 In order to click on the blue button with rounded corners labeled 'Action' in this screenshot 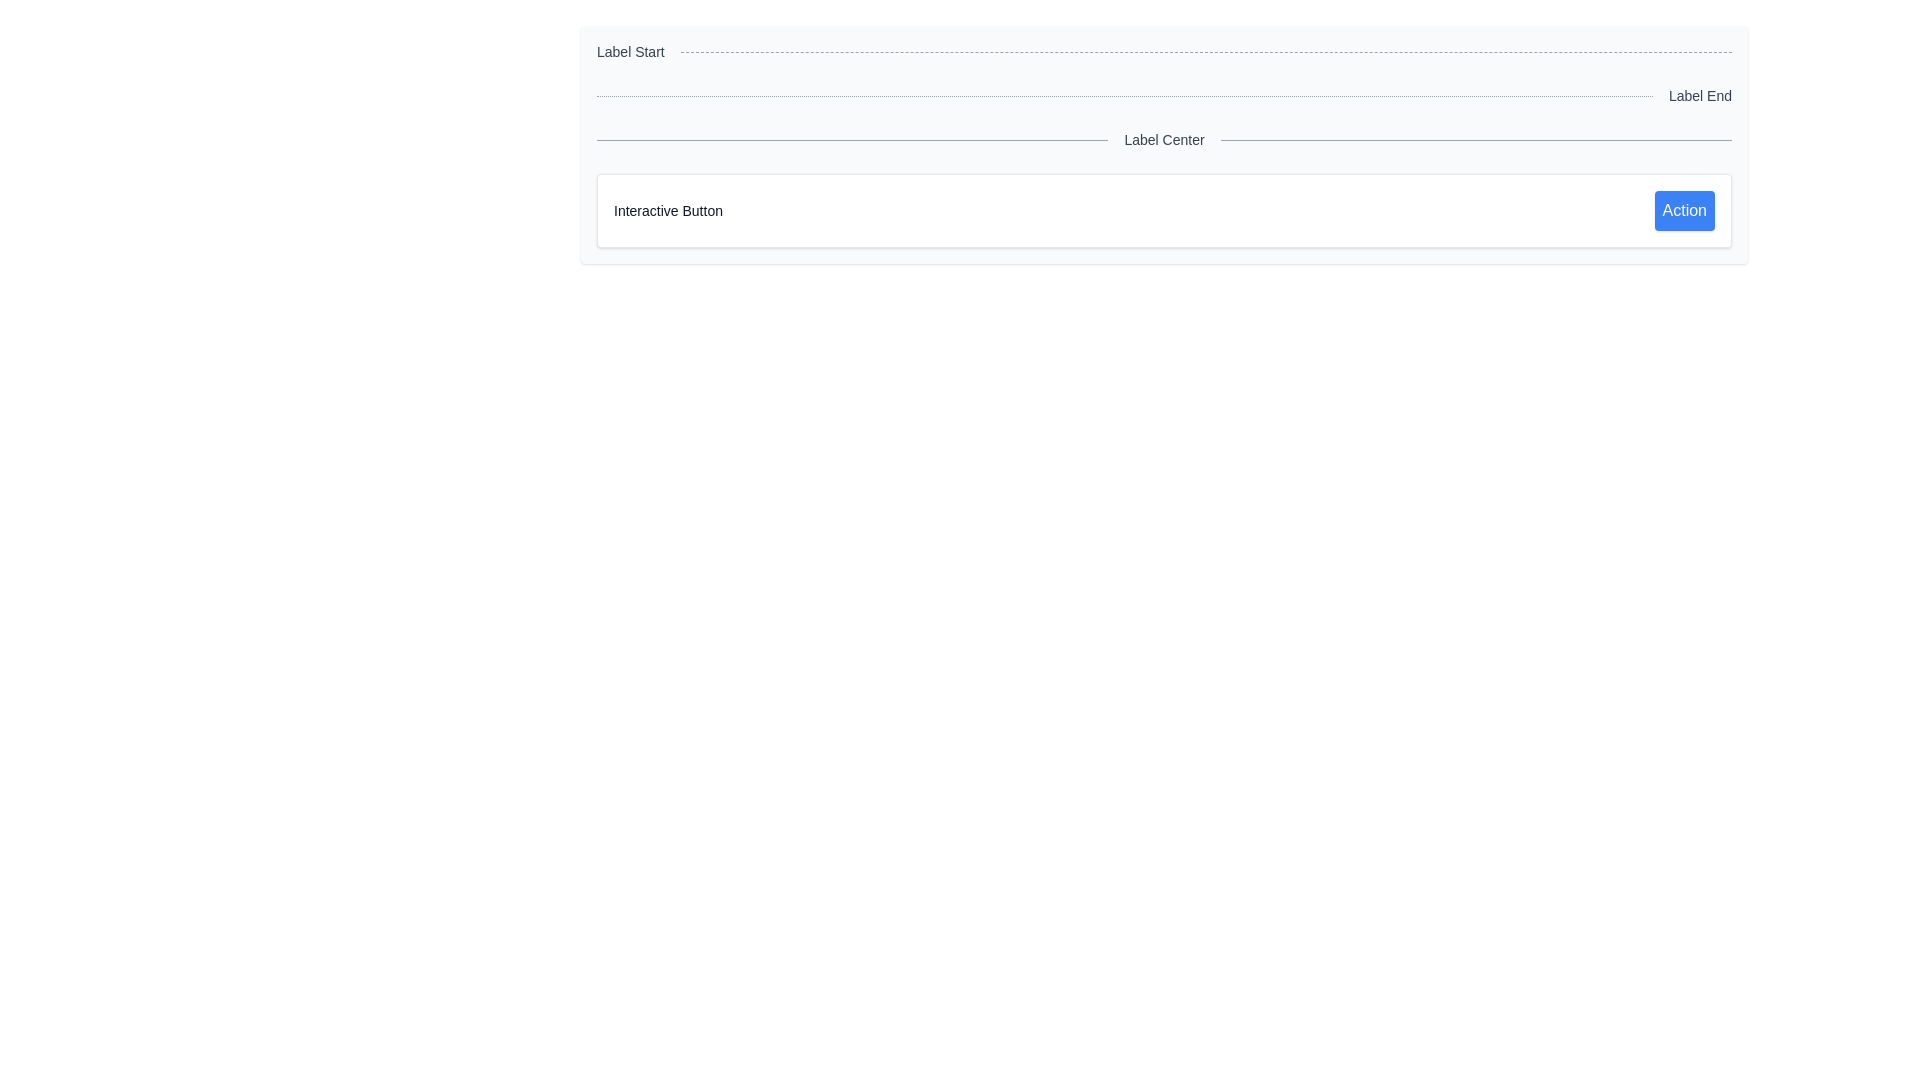, I will do `click(1683, 211)`.